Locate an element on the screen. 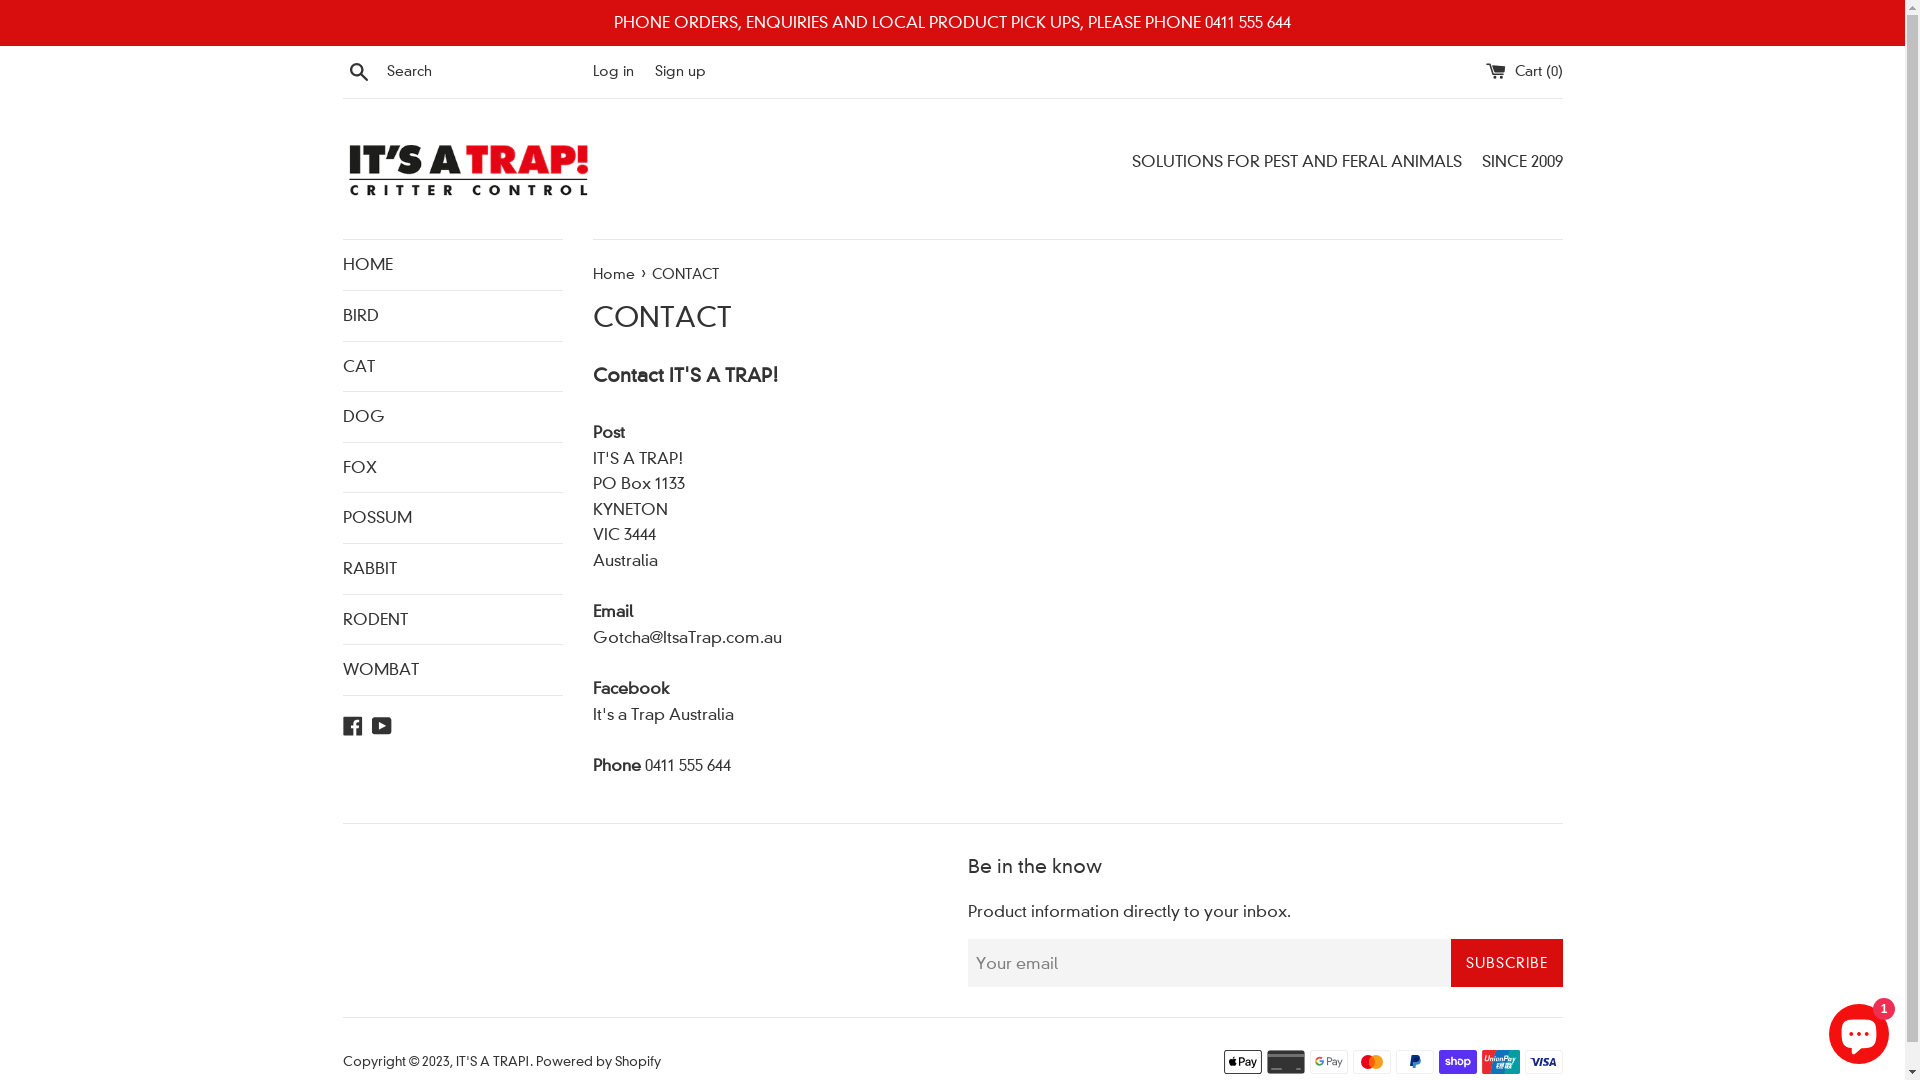  'Powered by Shopify' is located at coordinates (597, 1060).